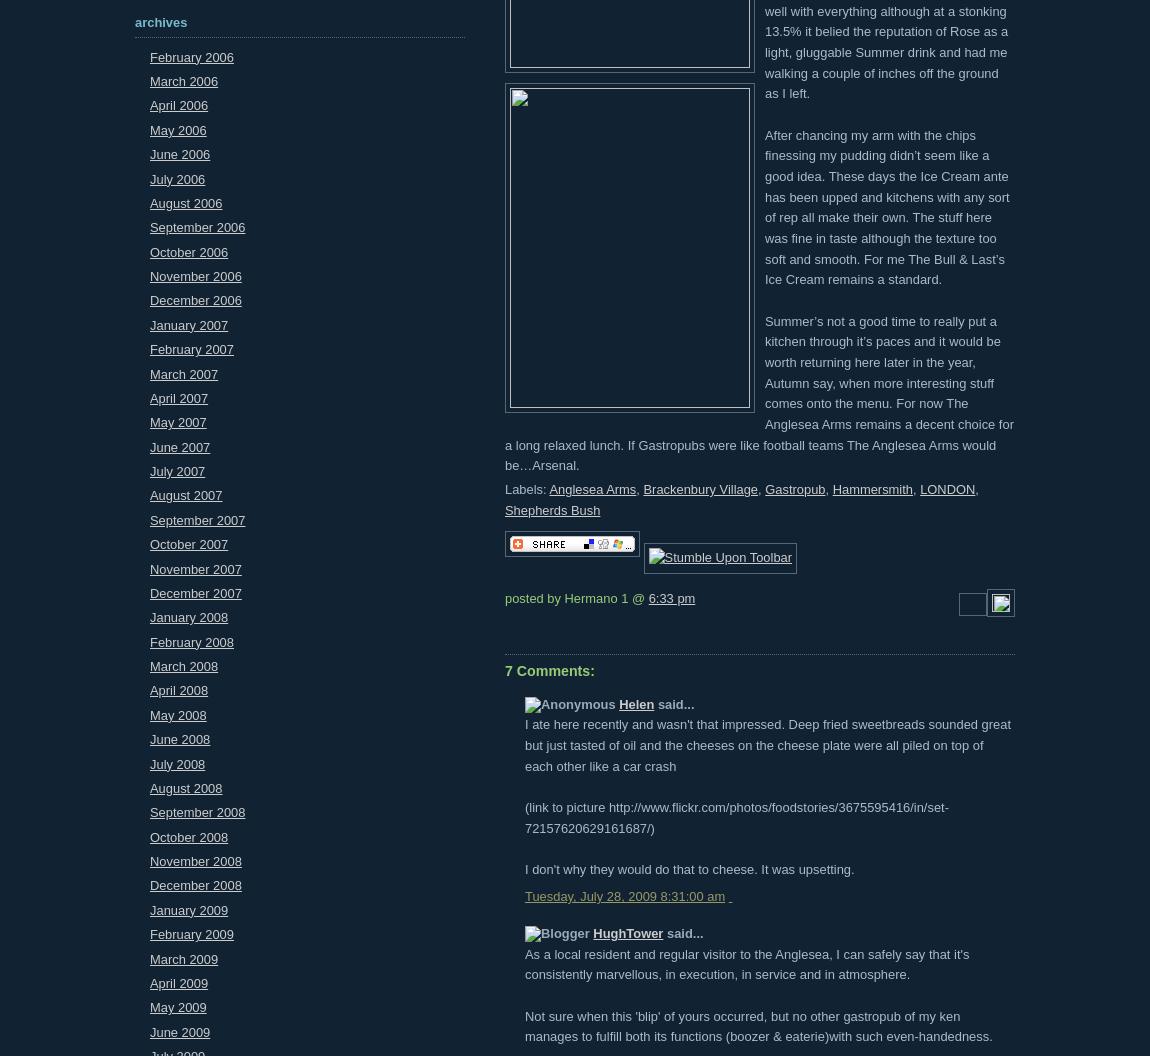  What do you see at coordinates (766, 744) in the screenshot?
I see `'I ate here recently and wasn't that impressed. Deep fried sweetbreads sounded great but just tasted of oil and the cheeses on the cheese plate were all piled on top of each other like a car crash'` at bounding box center [766, 744].